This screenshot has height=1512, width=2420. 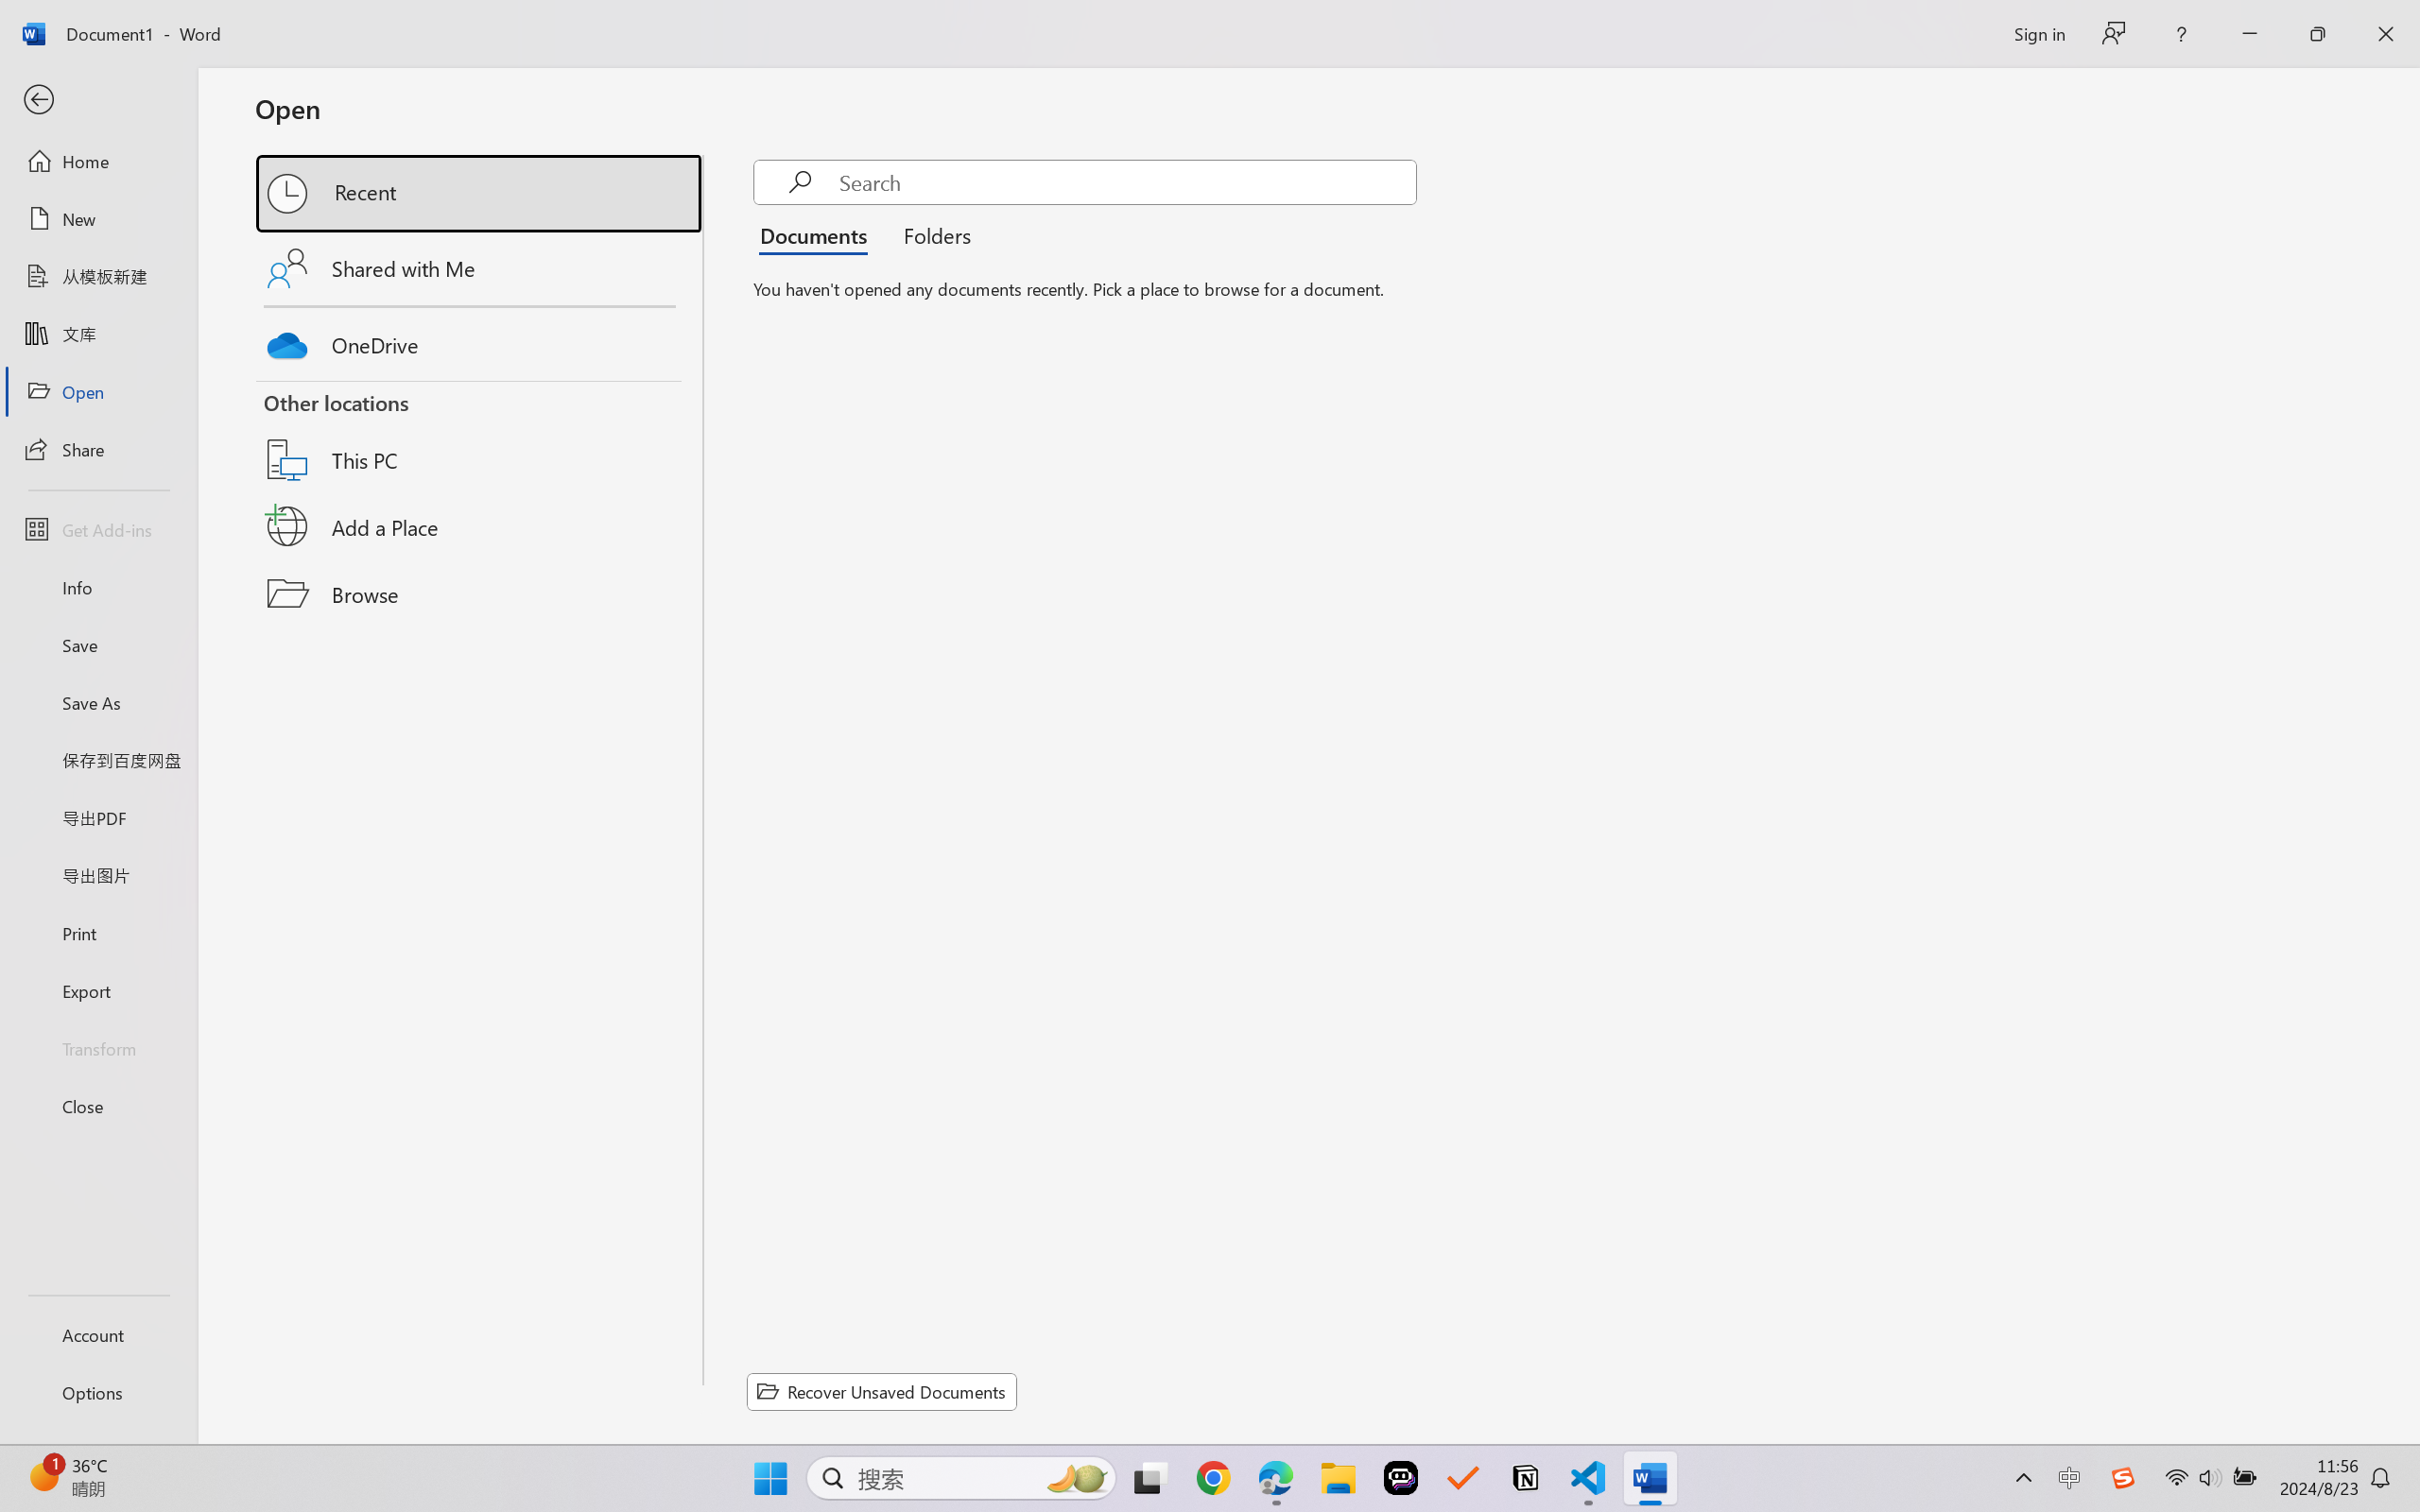 I want to click on 'Transform', so click(x=97, y=1046).